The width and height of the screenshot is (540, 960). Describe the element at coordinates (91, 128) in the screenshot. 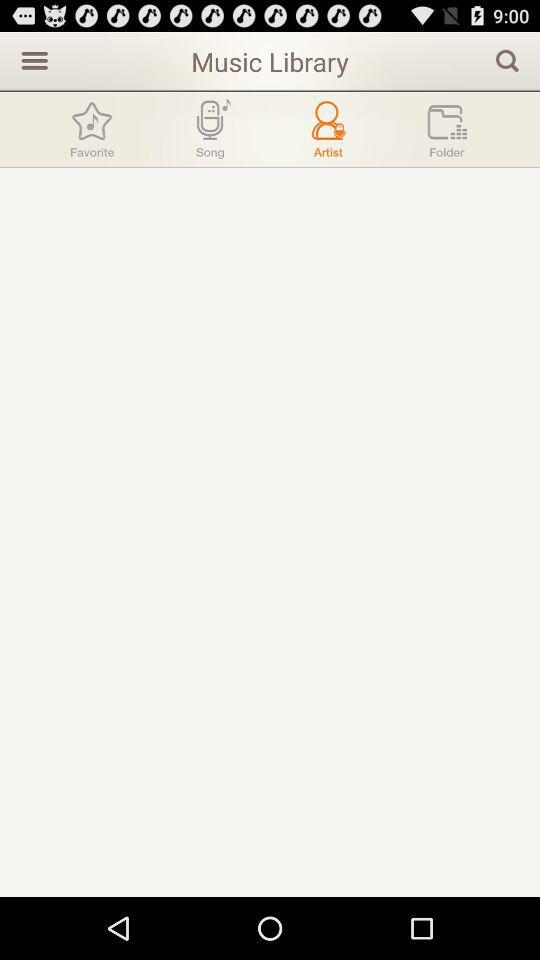

I see `go favorite` at that location.